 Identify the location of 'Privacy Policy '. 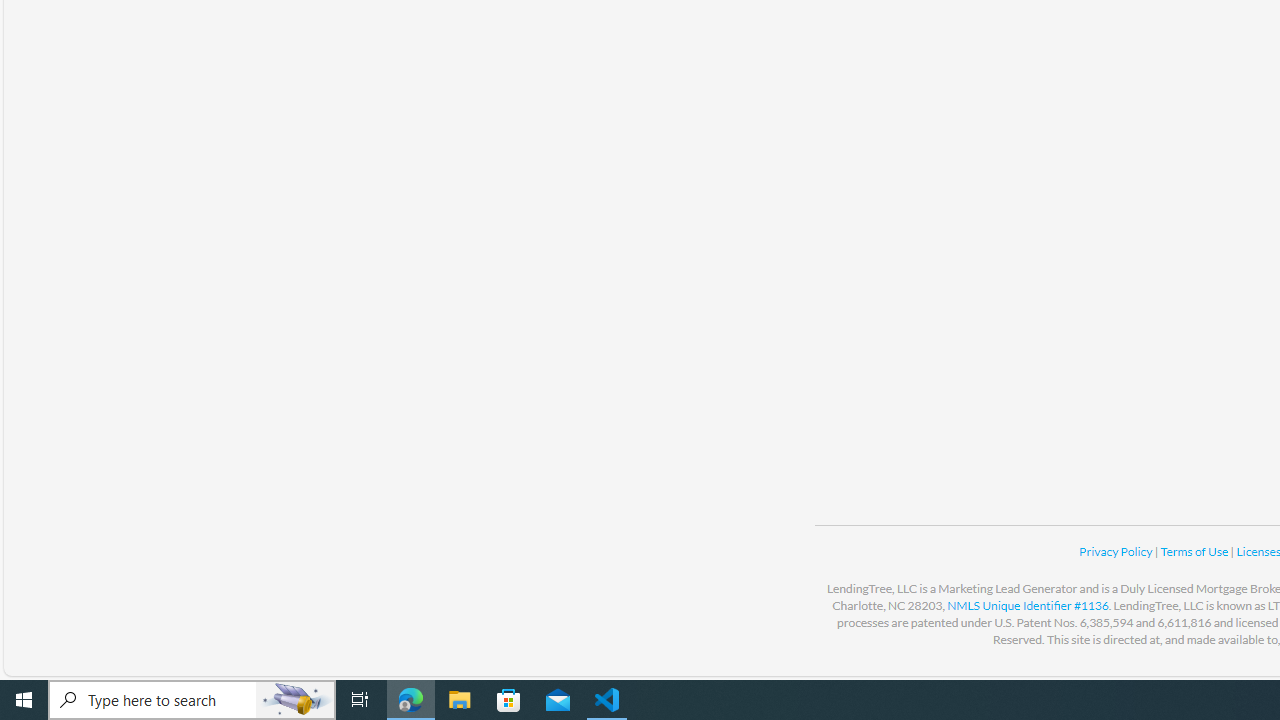
(1115, 551).